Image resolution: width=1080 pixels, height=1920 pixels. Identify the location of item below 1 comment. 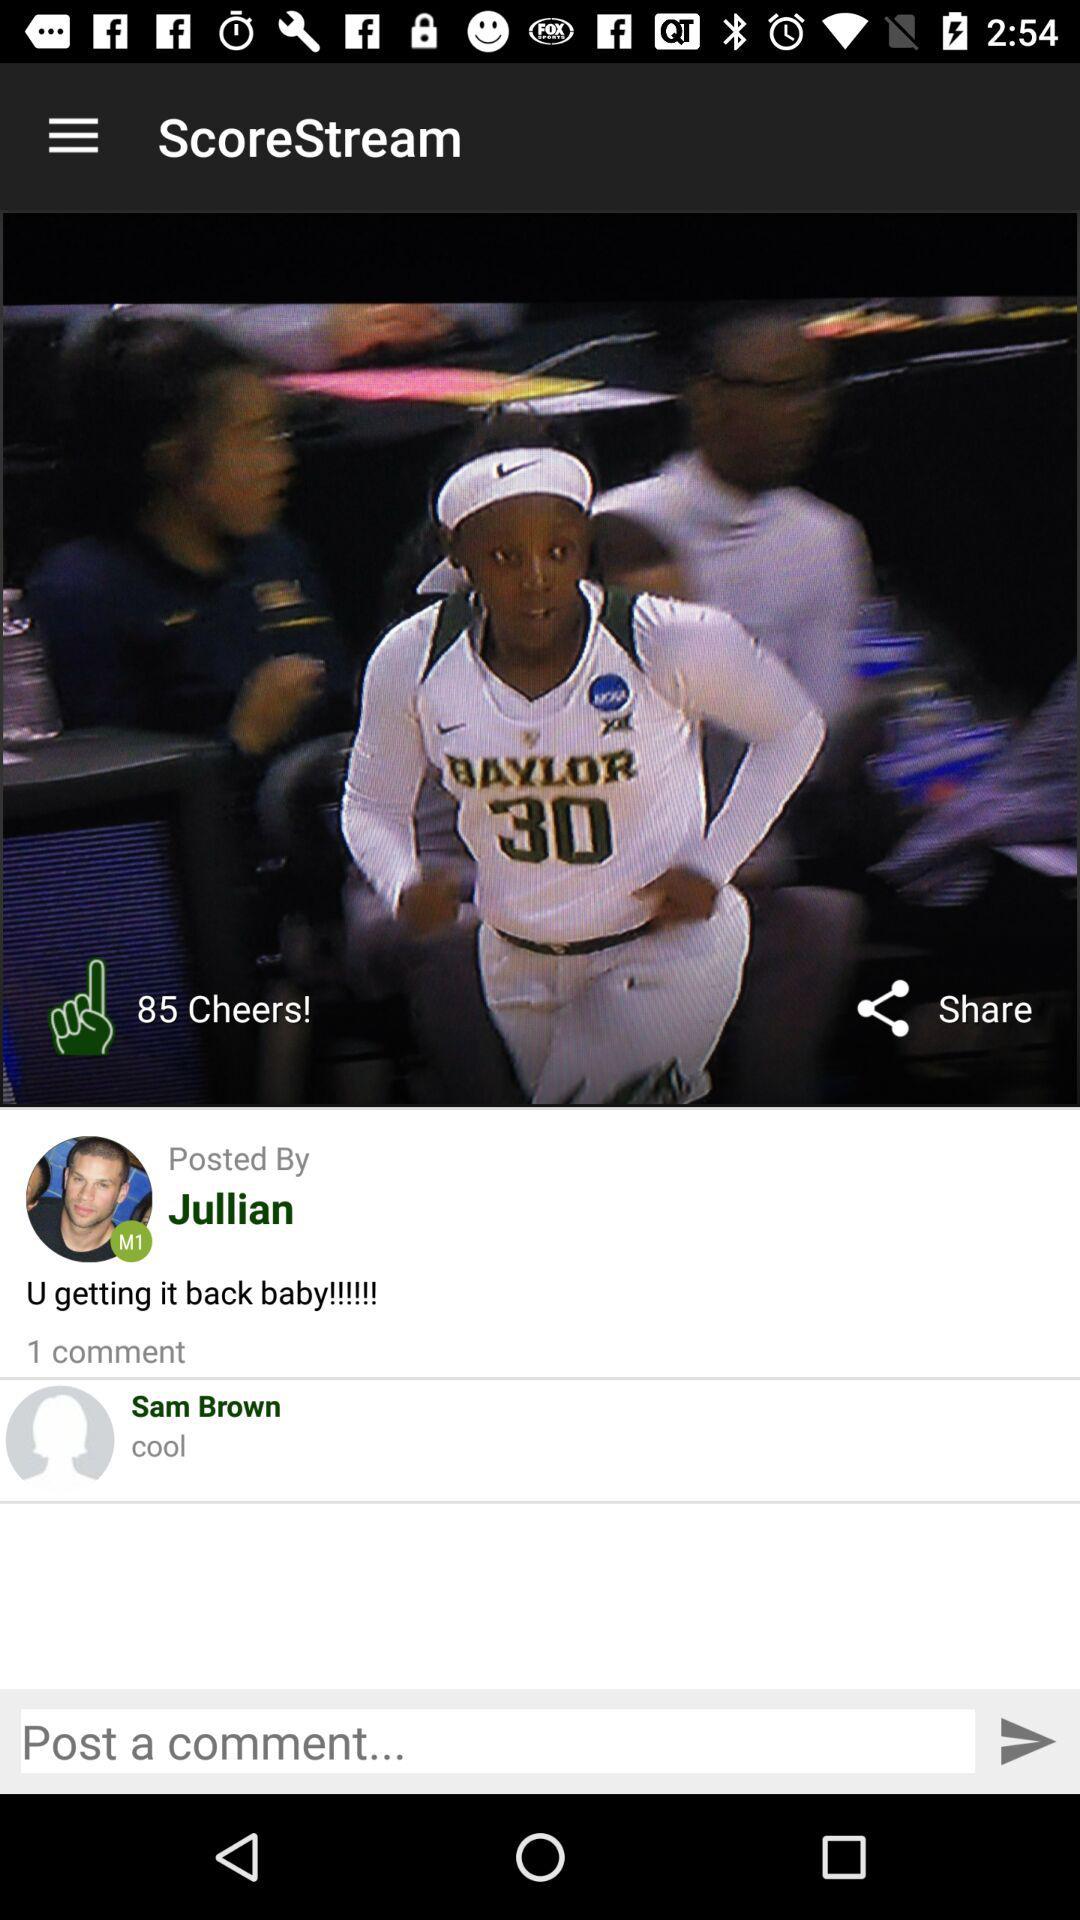
(206, 1404).